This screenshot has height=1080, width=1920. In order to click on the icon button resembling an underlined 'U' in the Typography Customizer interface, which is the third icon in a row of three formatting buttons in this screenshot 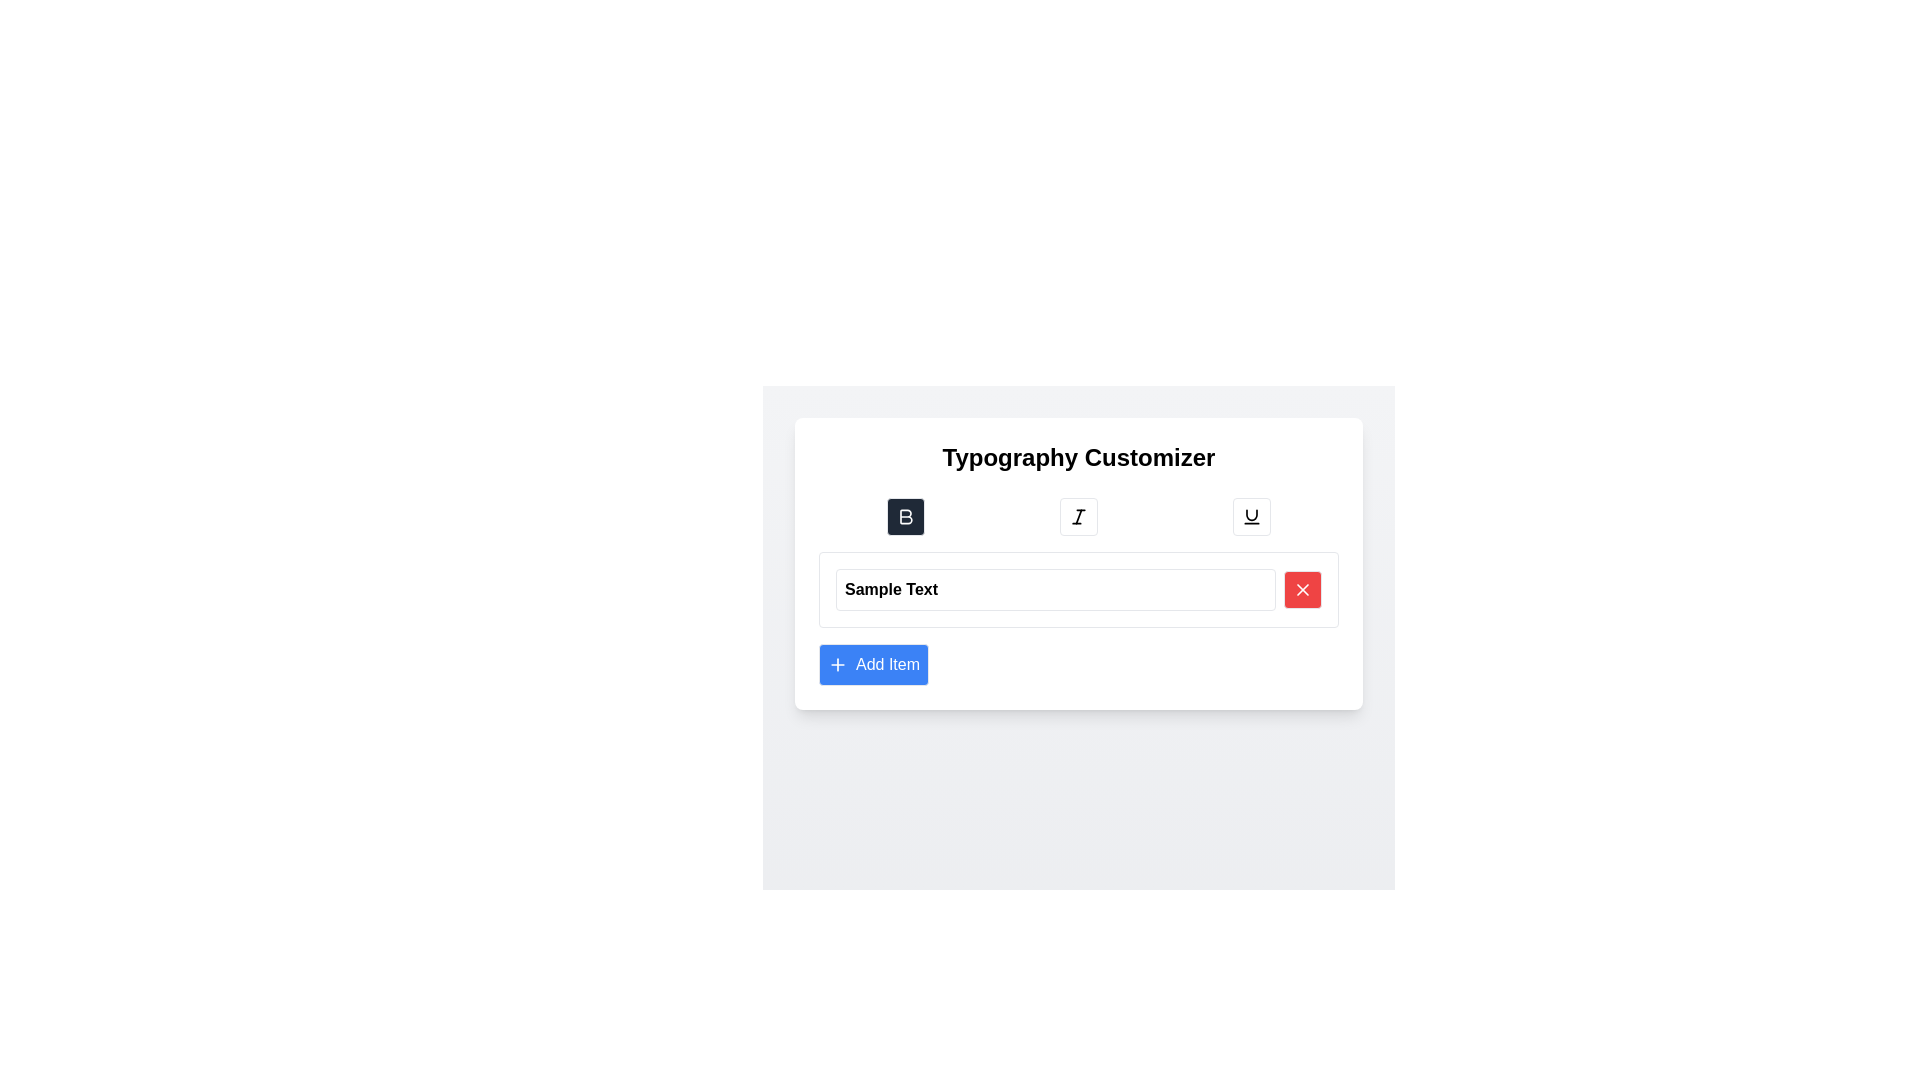, I will do `click(1251, 515)`.